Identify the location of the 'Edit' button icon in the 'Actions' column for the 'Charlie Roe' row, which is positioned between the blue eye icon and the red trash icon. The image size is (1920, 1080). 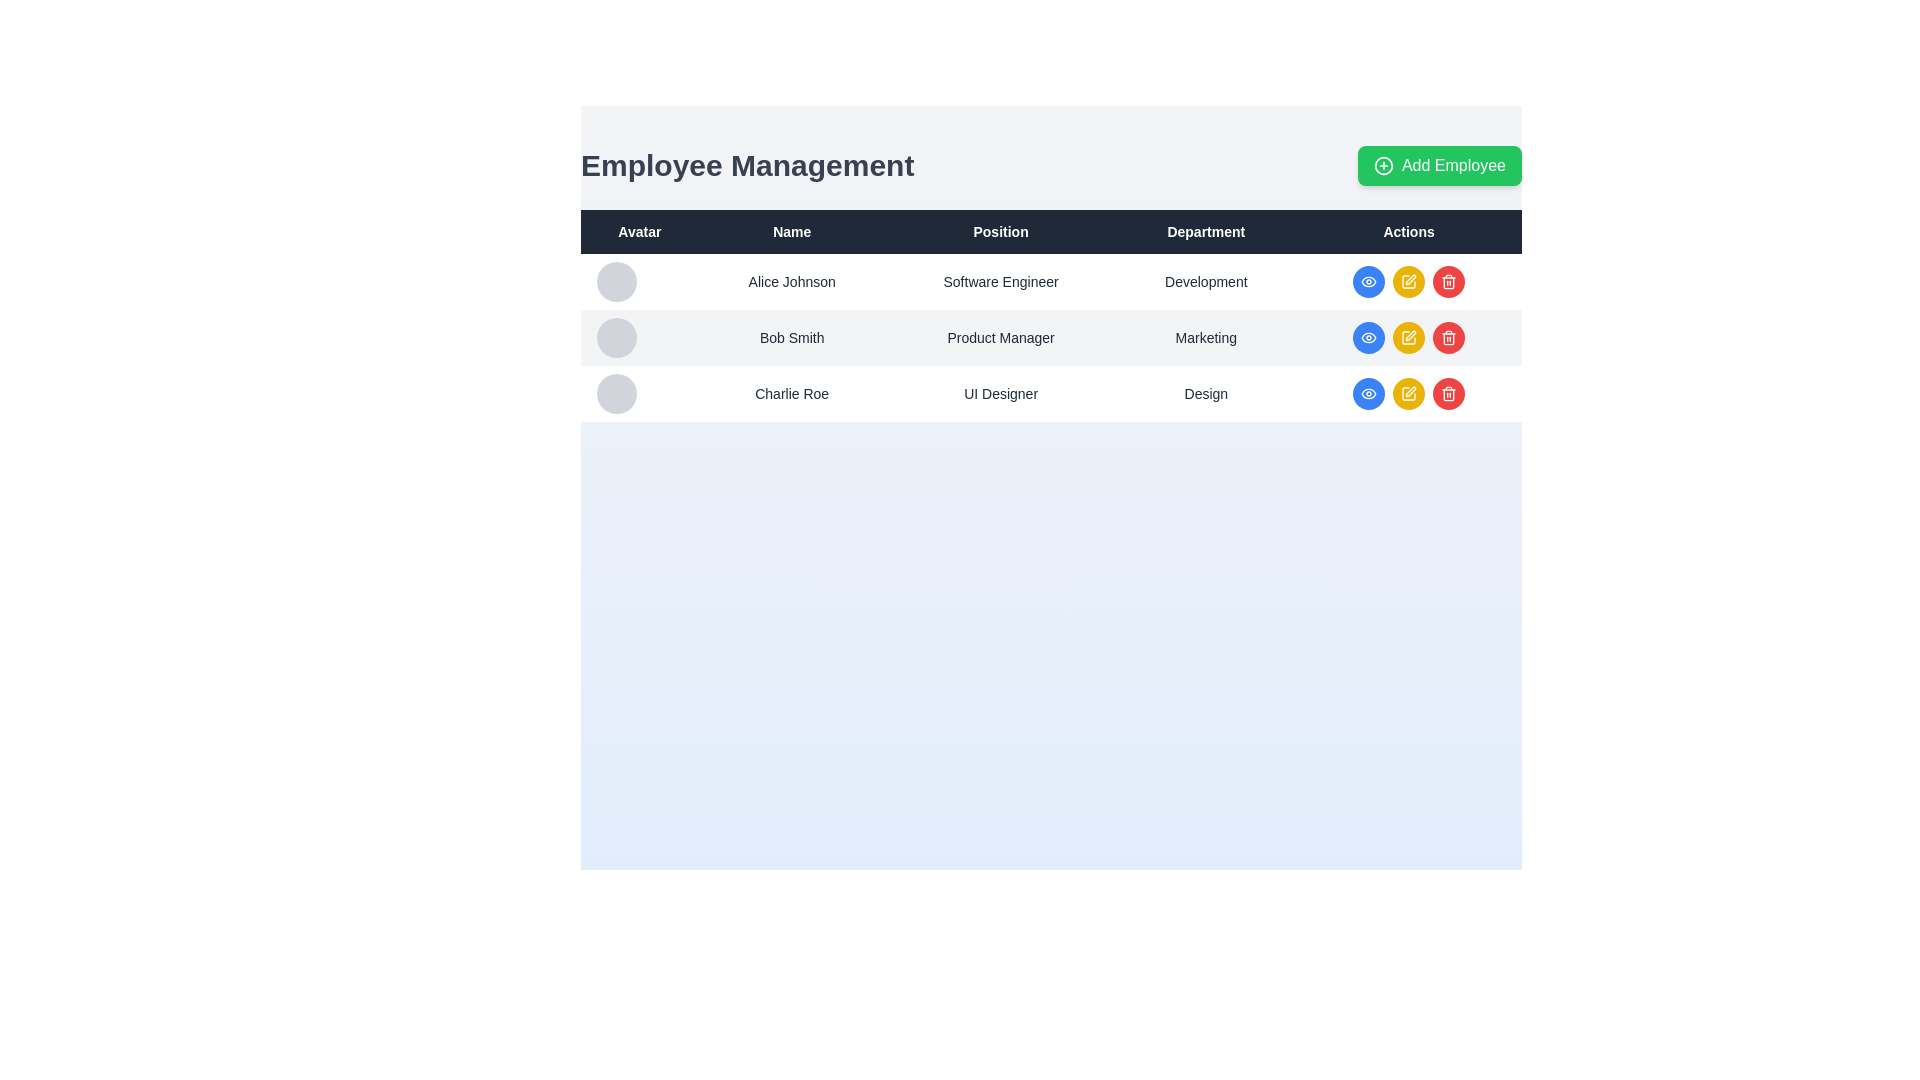
(1408, 393).